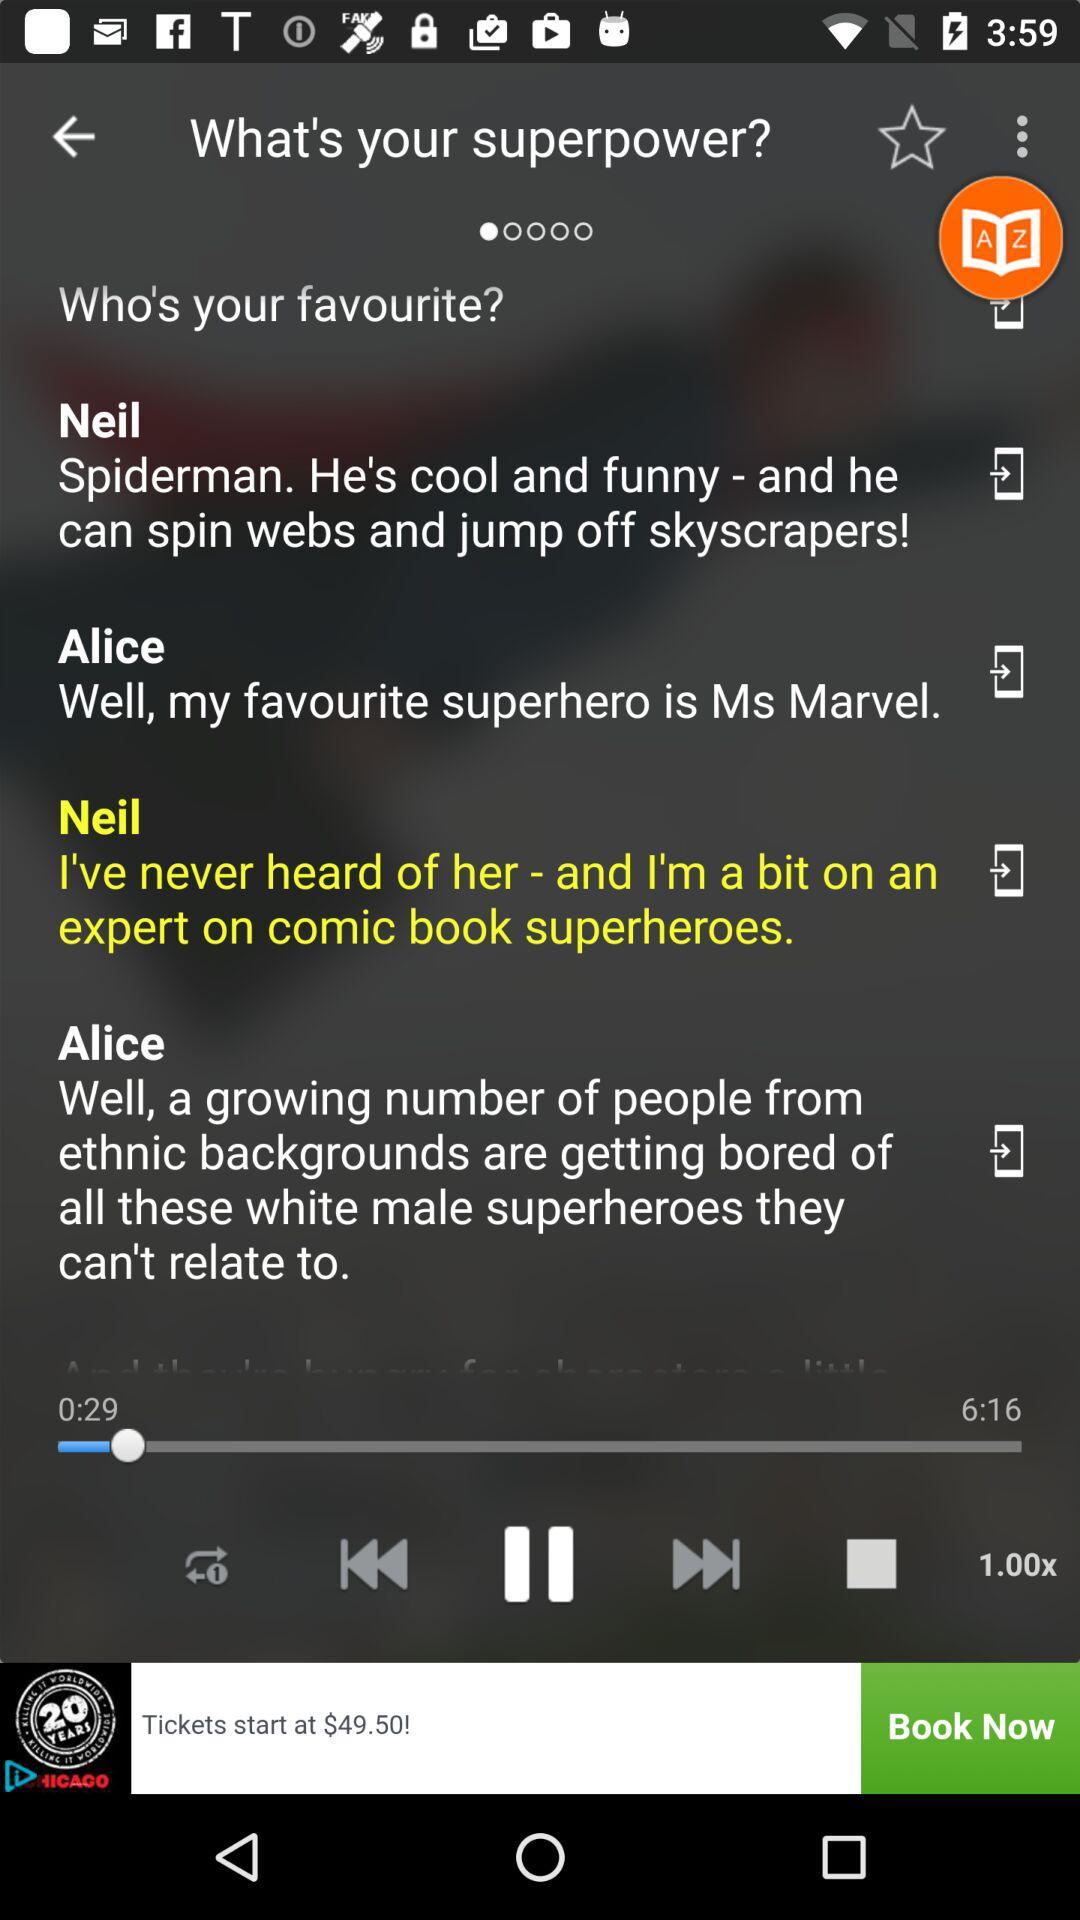  What do you see at coordinates (1009, 1150) in the screenshot?
I see `share the article` at bounding box center [1009, 1150].